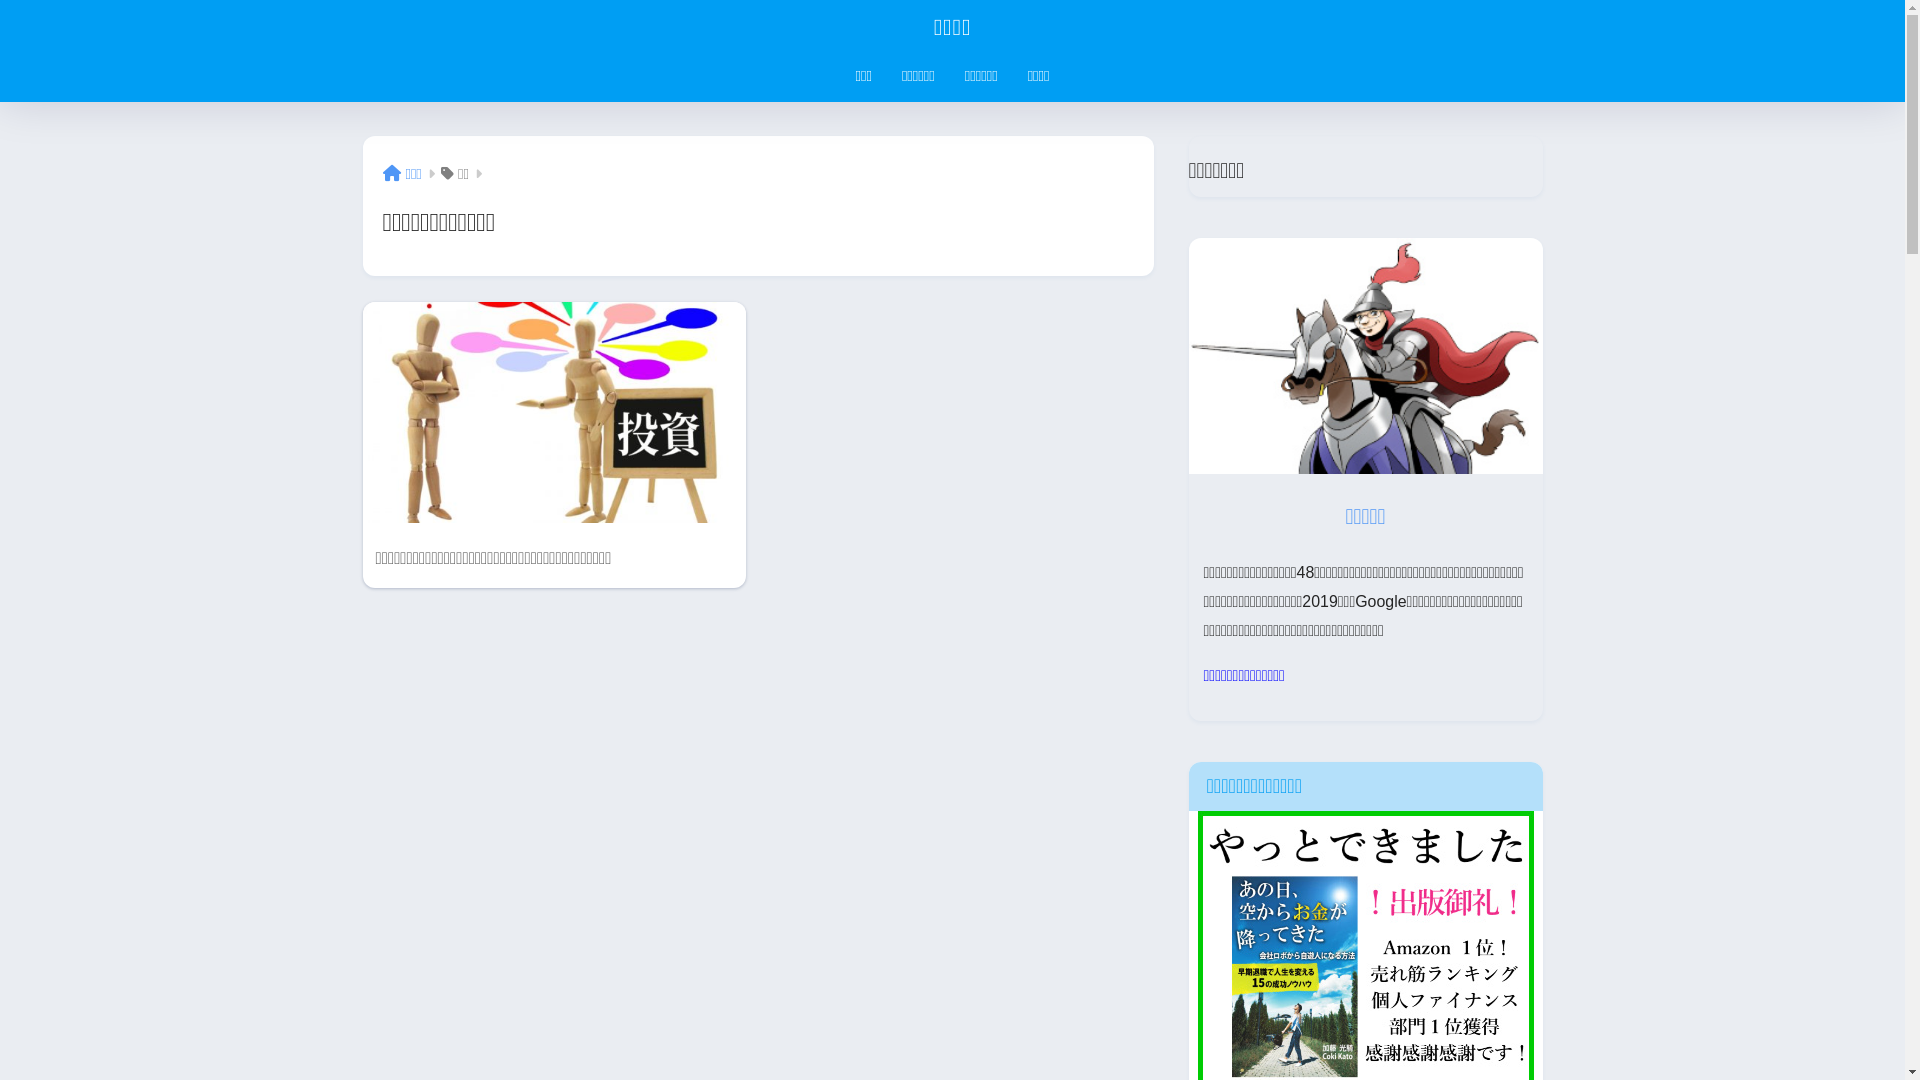  What do you see at coordinates (6, 6) in the screenshot?
I see `'on'` at bounding box center [6, 6].